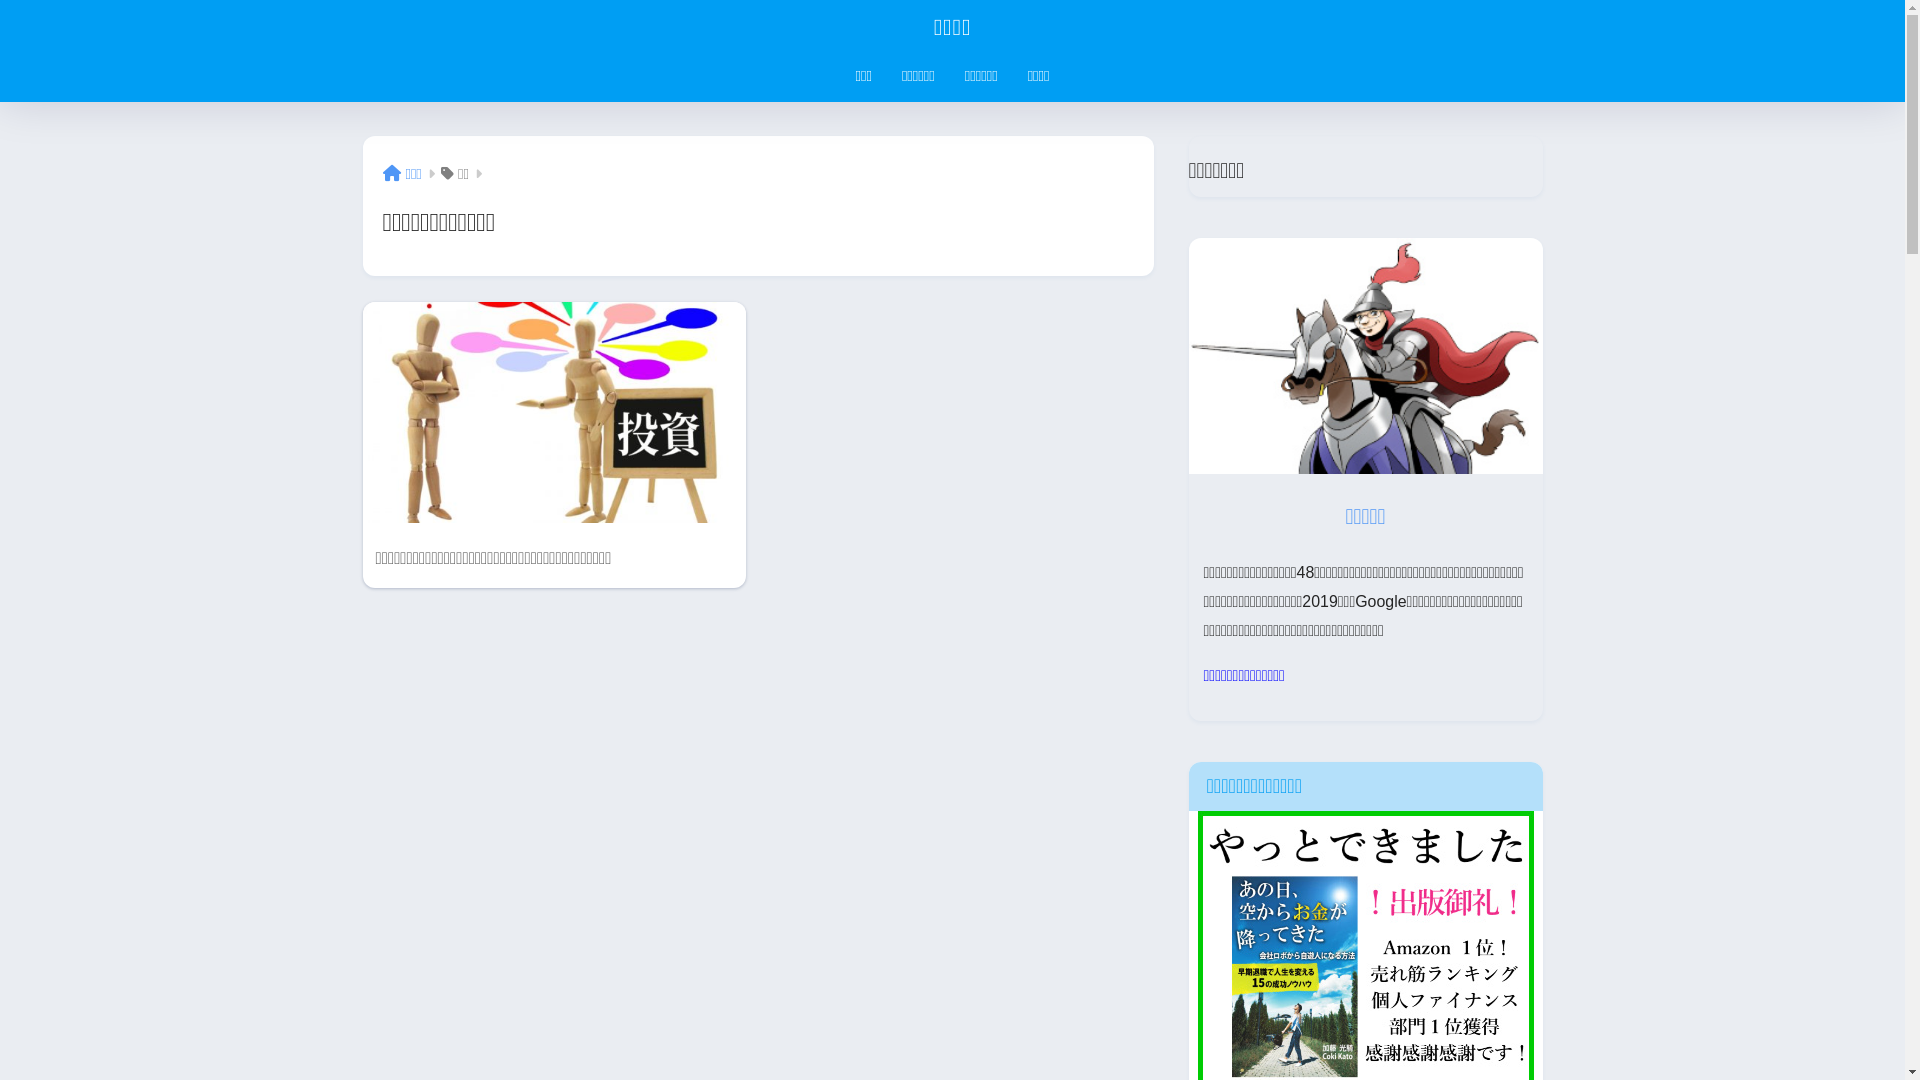  What do you see at coordinates (6, 6) in the screenshot?
I see `'on'` at bounding box center [6, 6].